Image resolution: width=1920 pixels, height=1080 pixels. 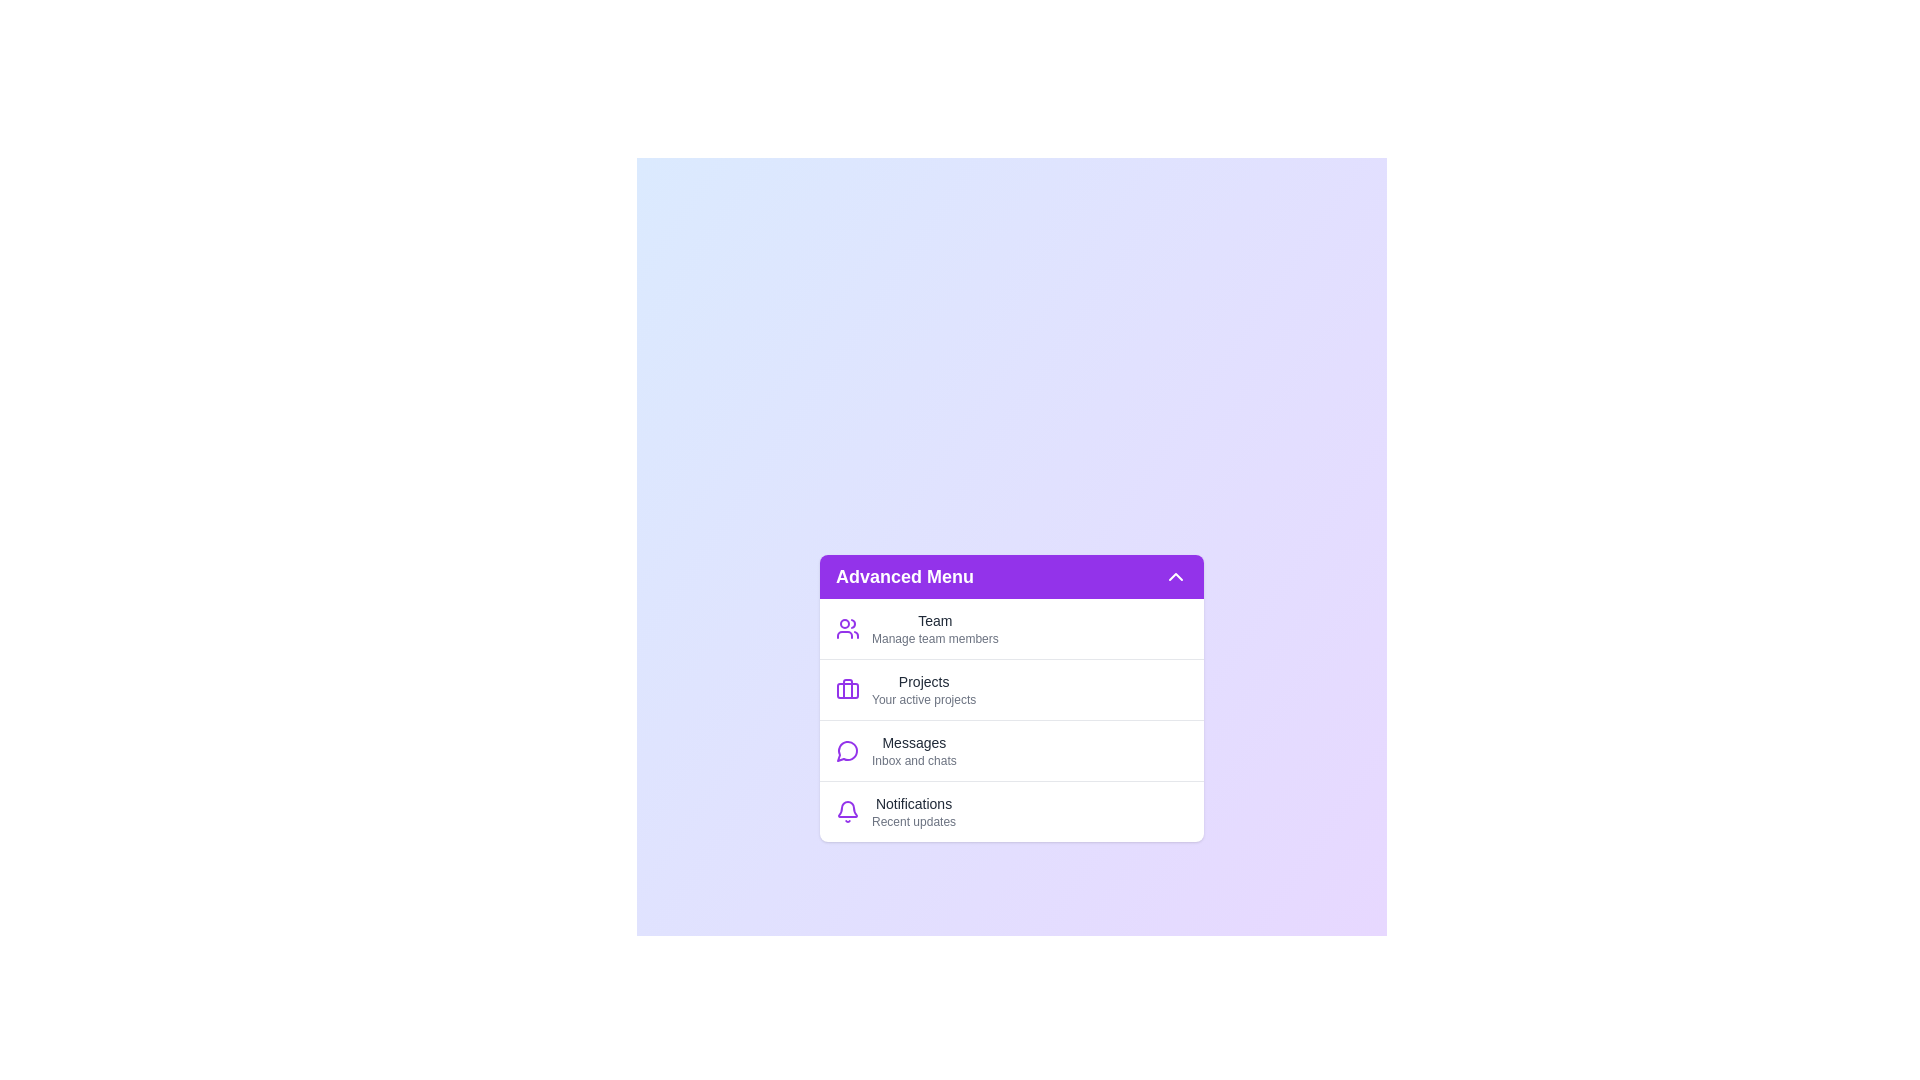 I want to click on the menu item labeled Notifications, so click(x=1012, y=810).